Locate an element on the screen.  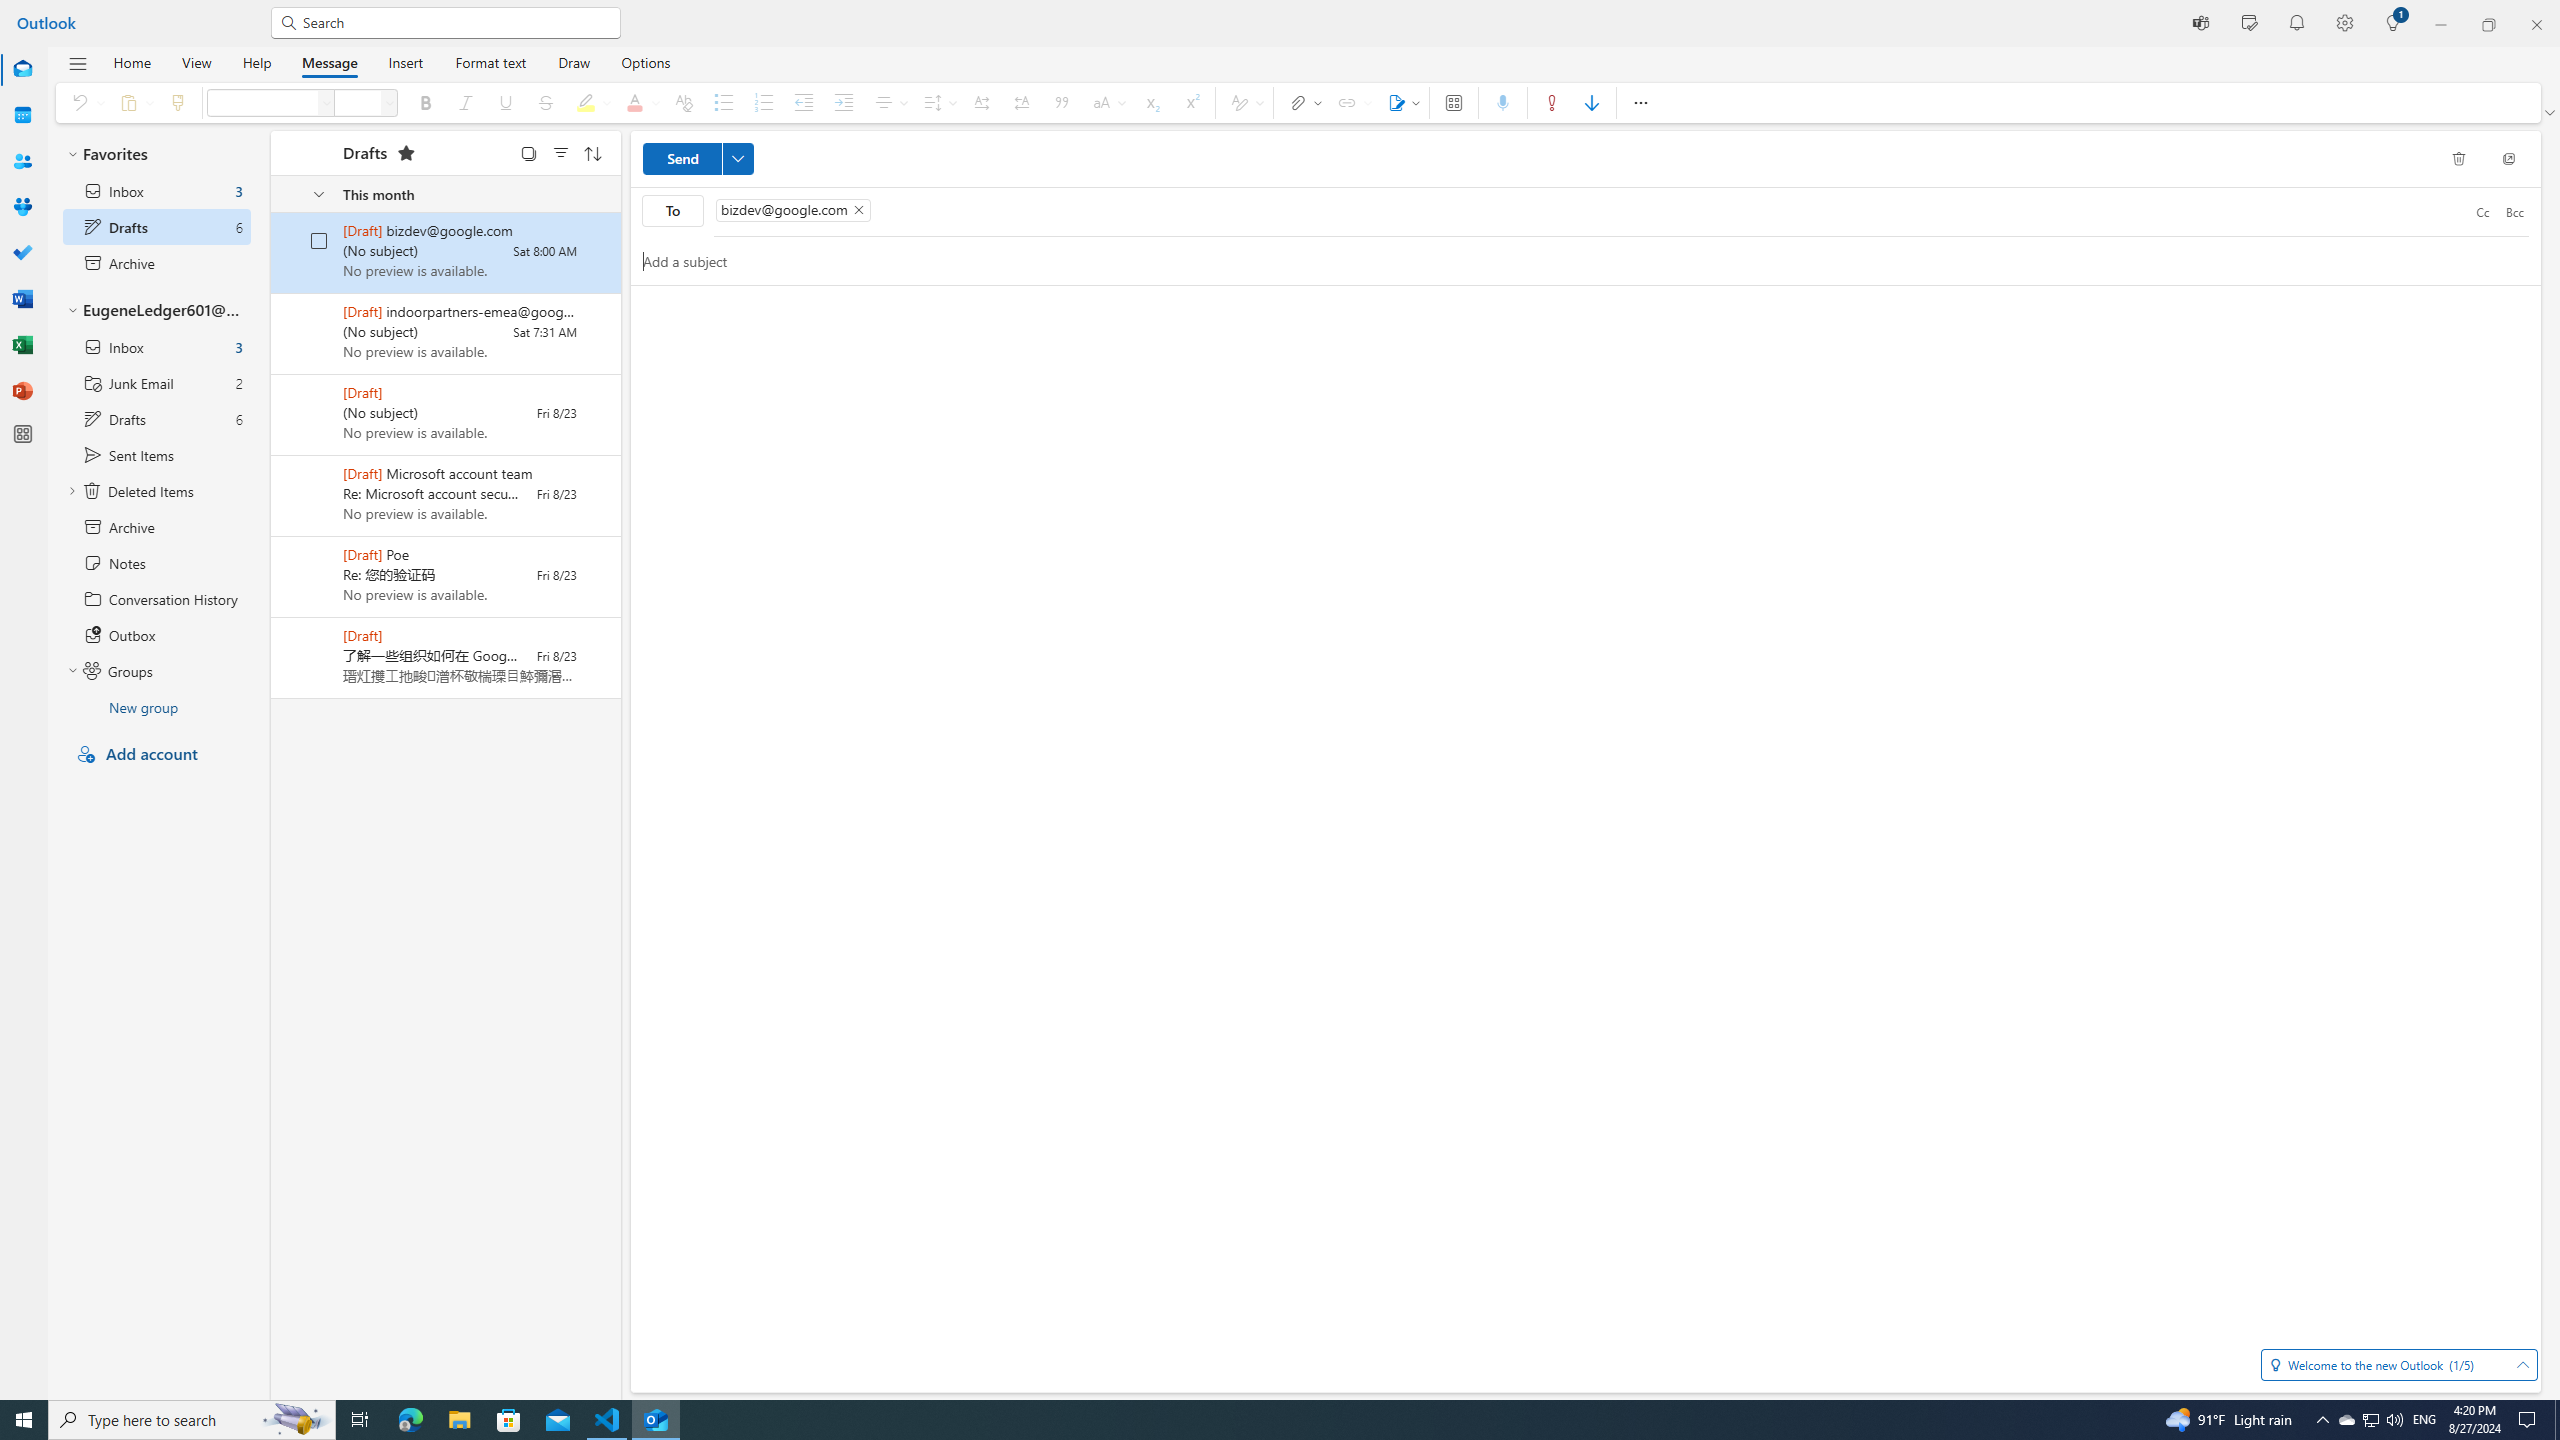
'Cc' is located at coordinates (2482, 210).